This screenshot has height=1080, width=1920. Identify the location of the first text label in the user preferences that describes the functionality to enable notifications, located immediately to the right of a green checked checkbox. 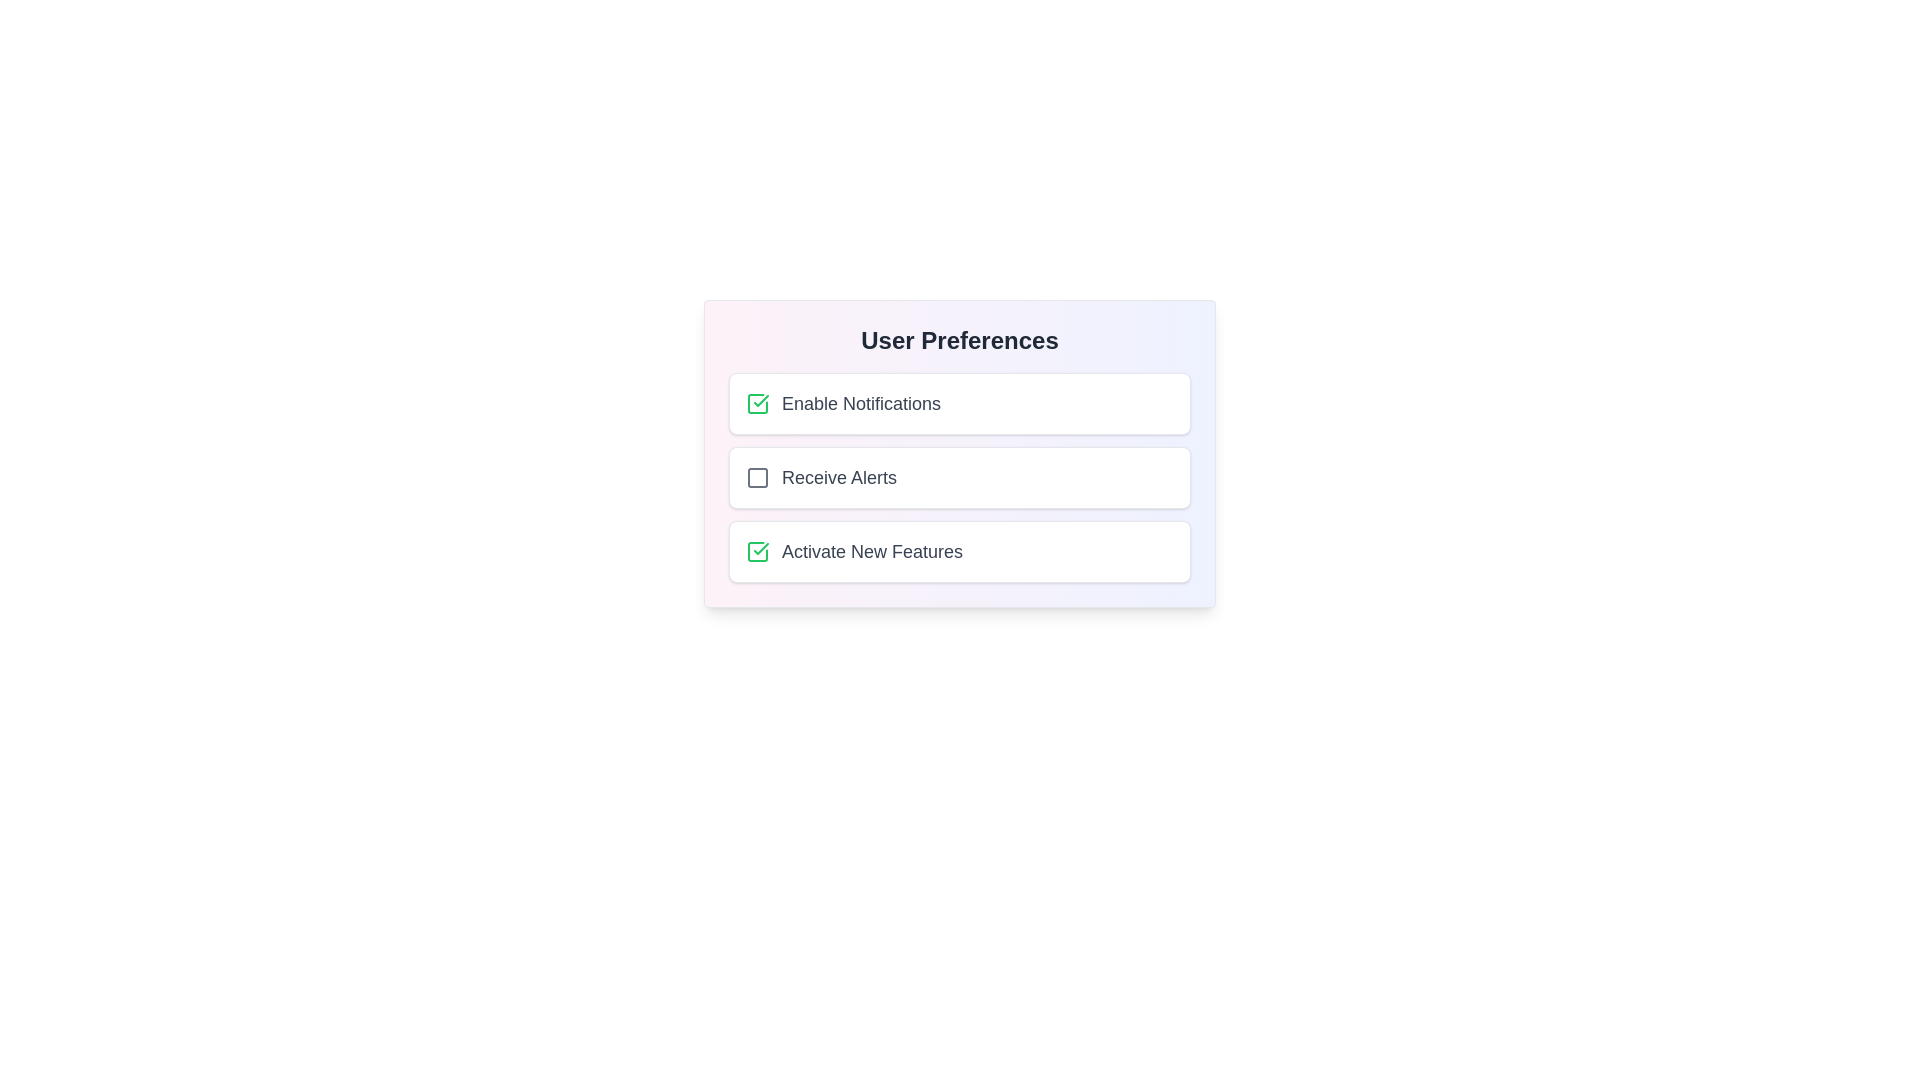
(861, 404).